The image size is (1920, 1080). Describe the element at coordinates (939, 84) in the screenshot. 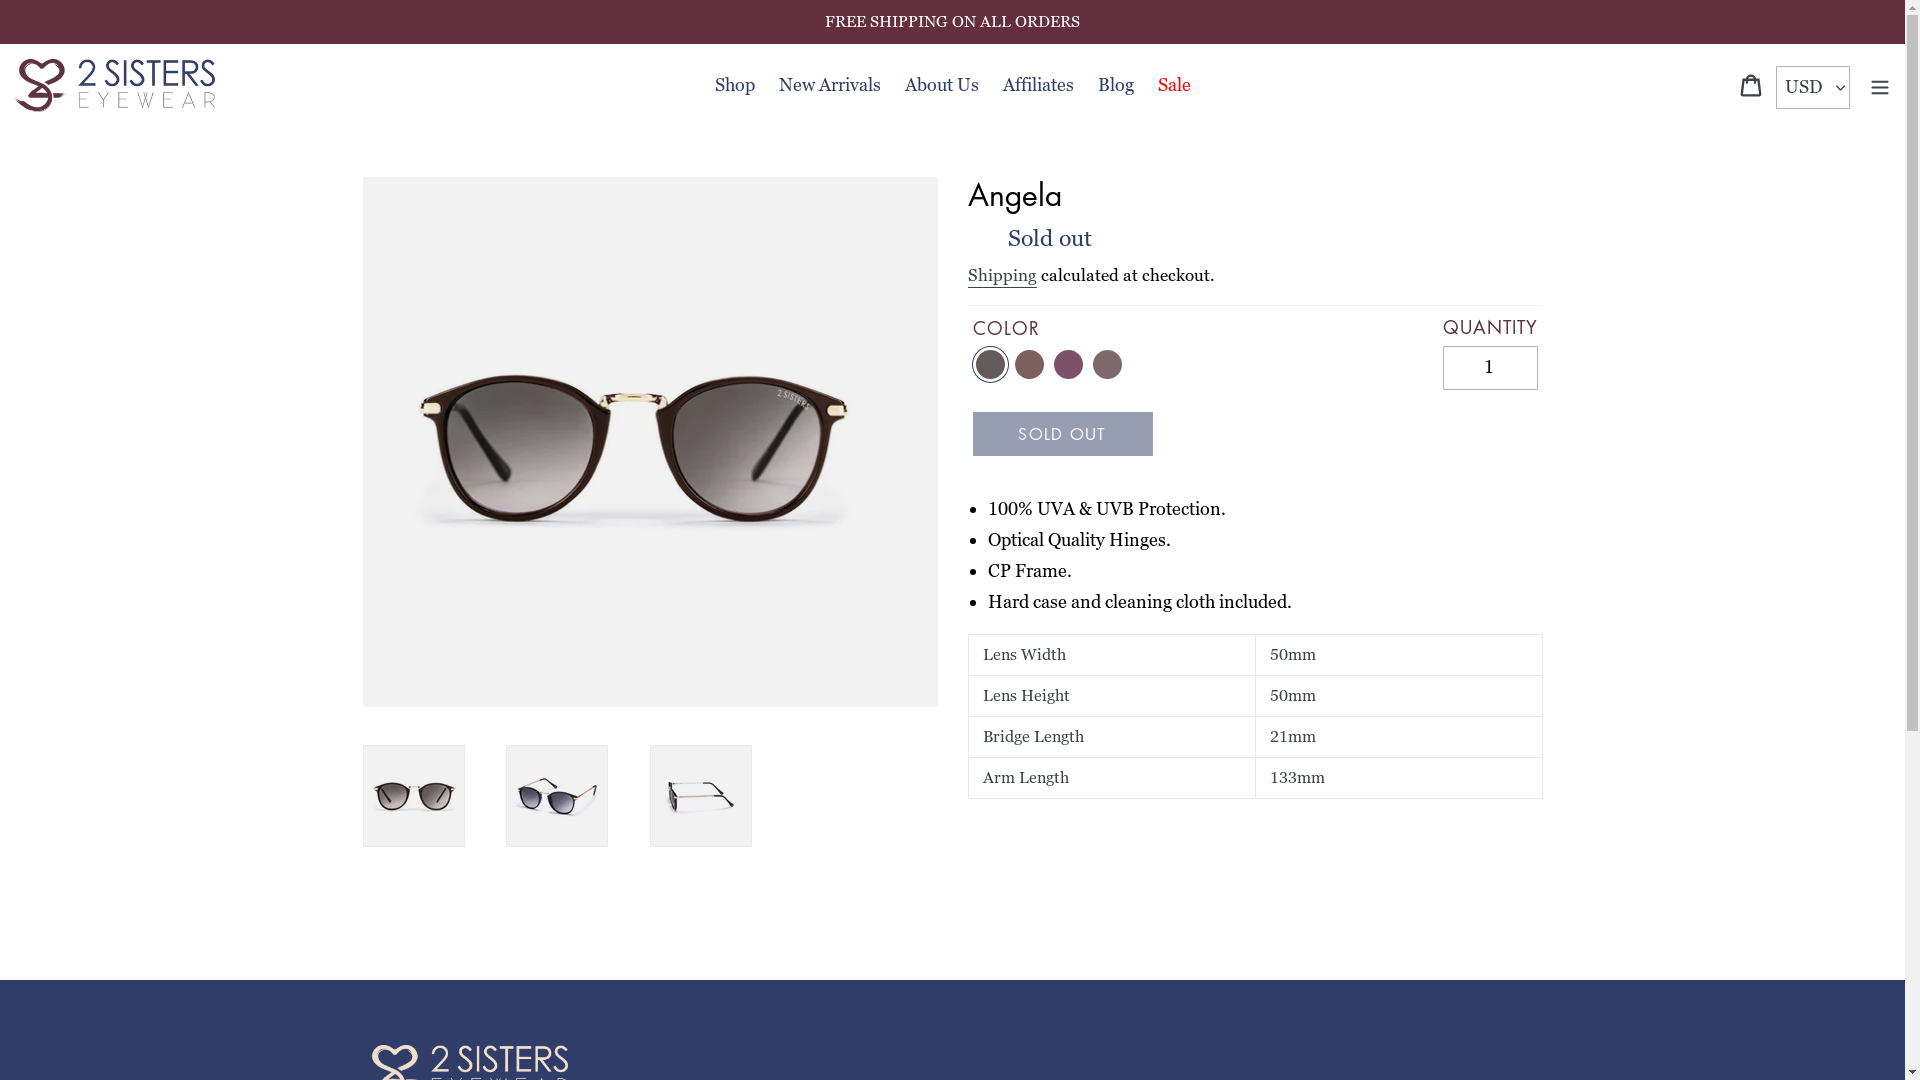

I see `'About Us'` at that location.